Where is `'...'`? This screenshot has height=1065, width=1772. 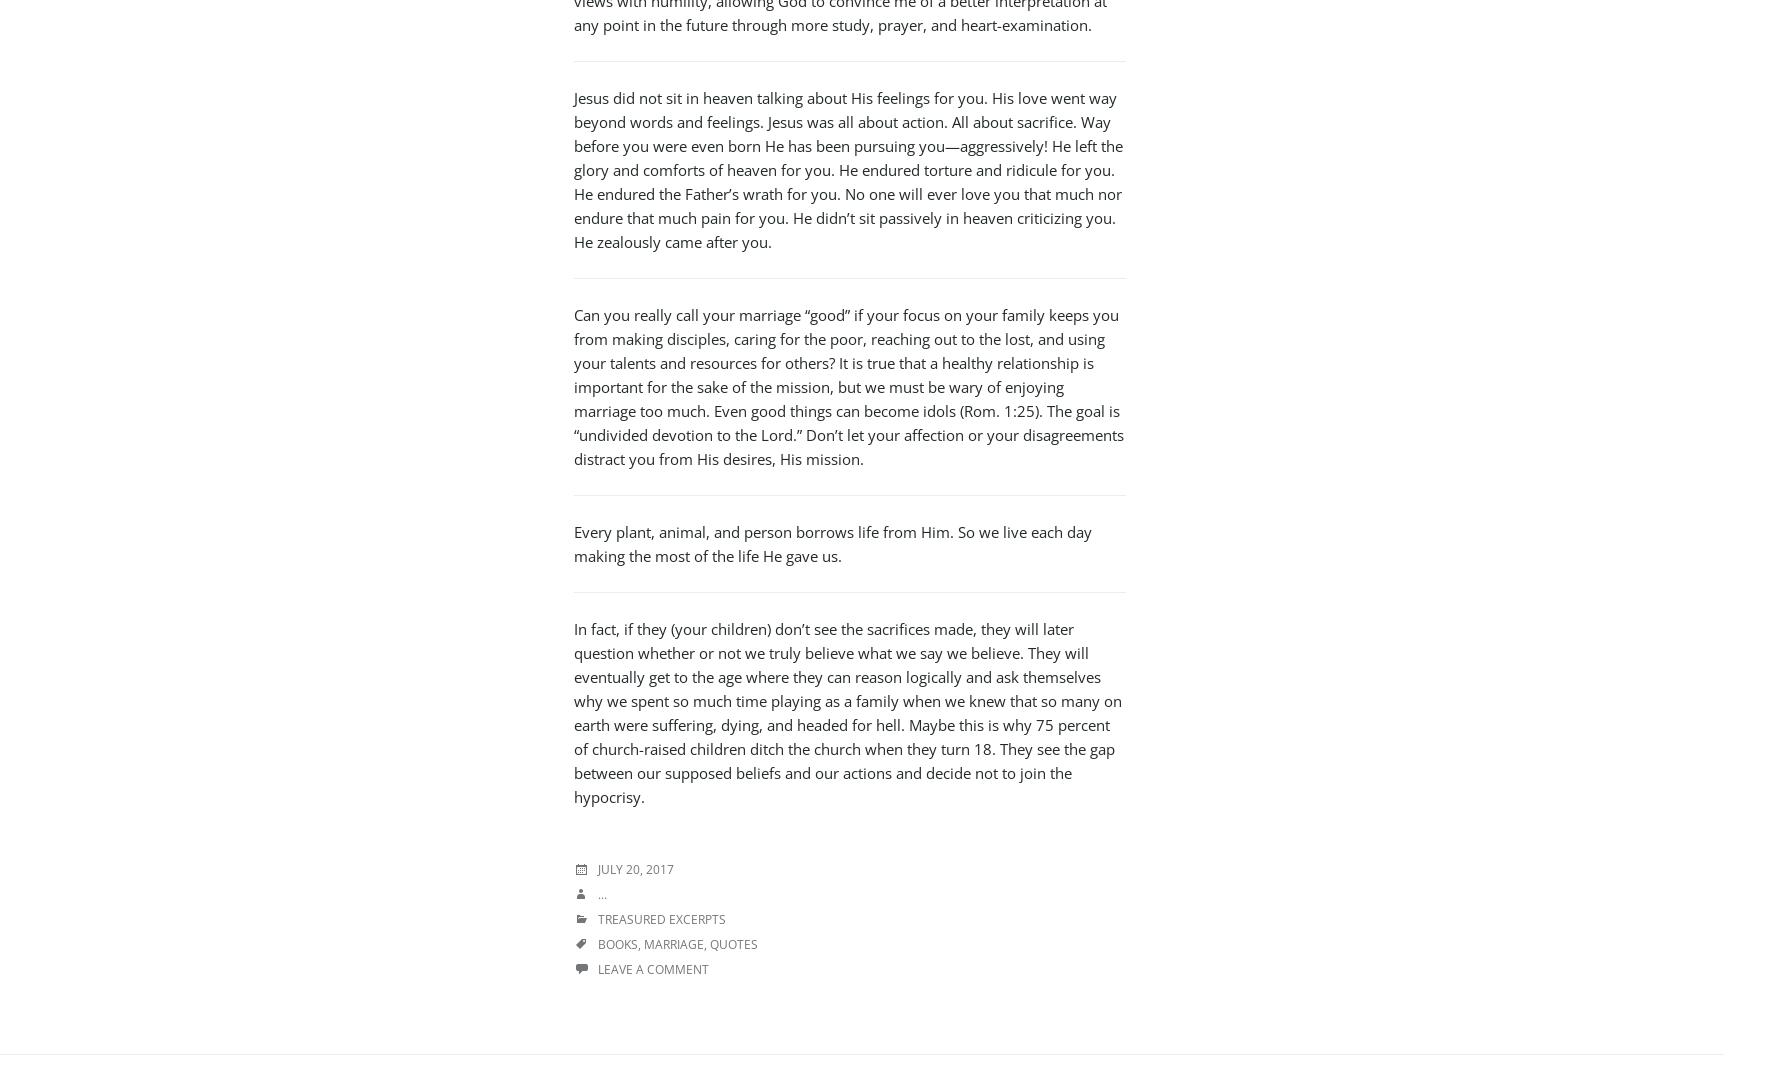
'...' is located at coordinates (602, 894).